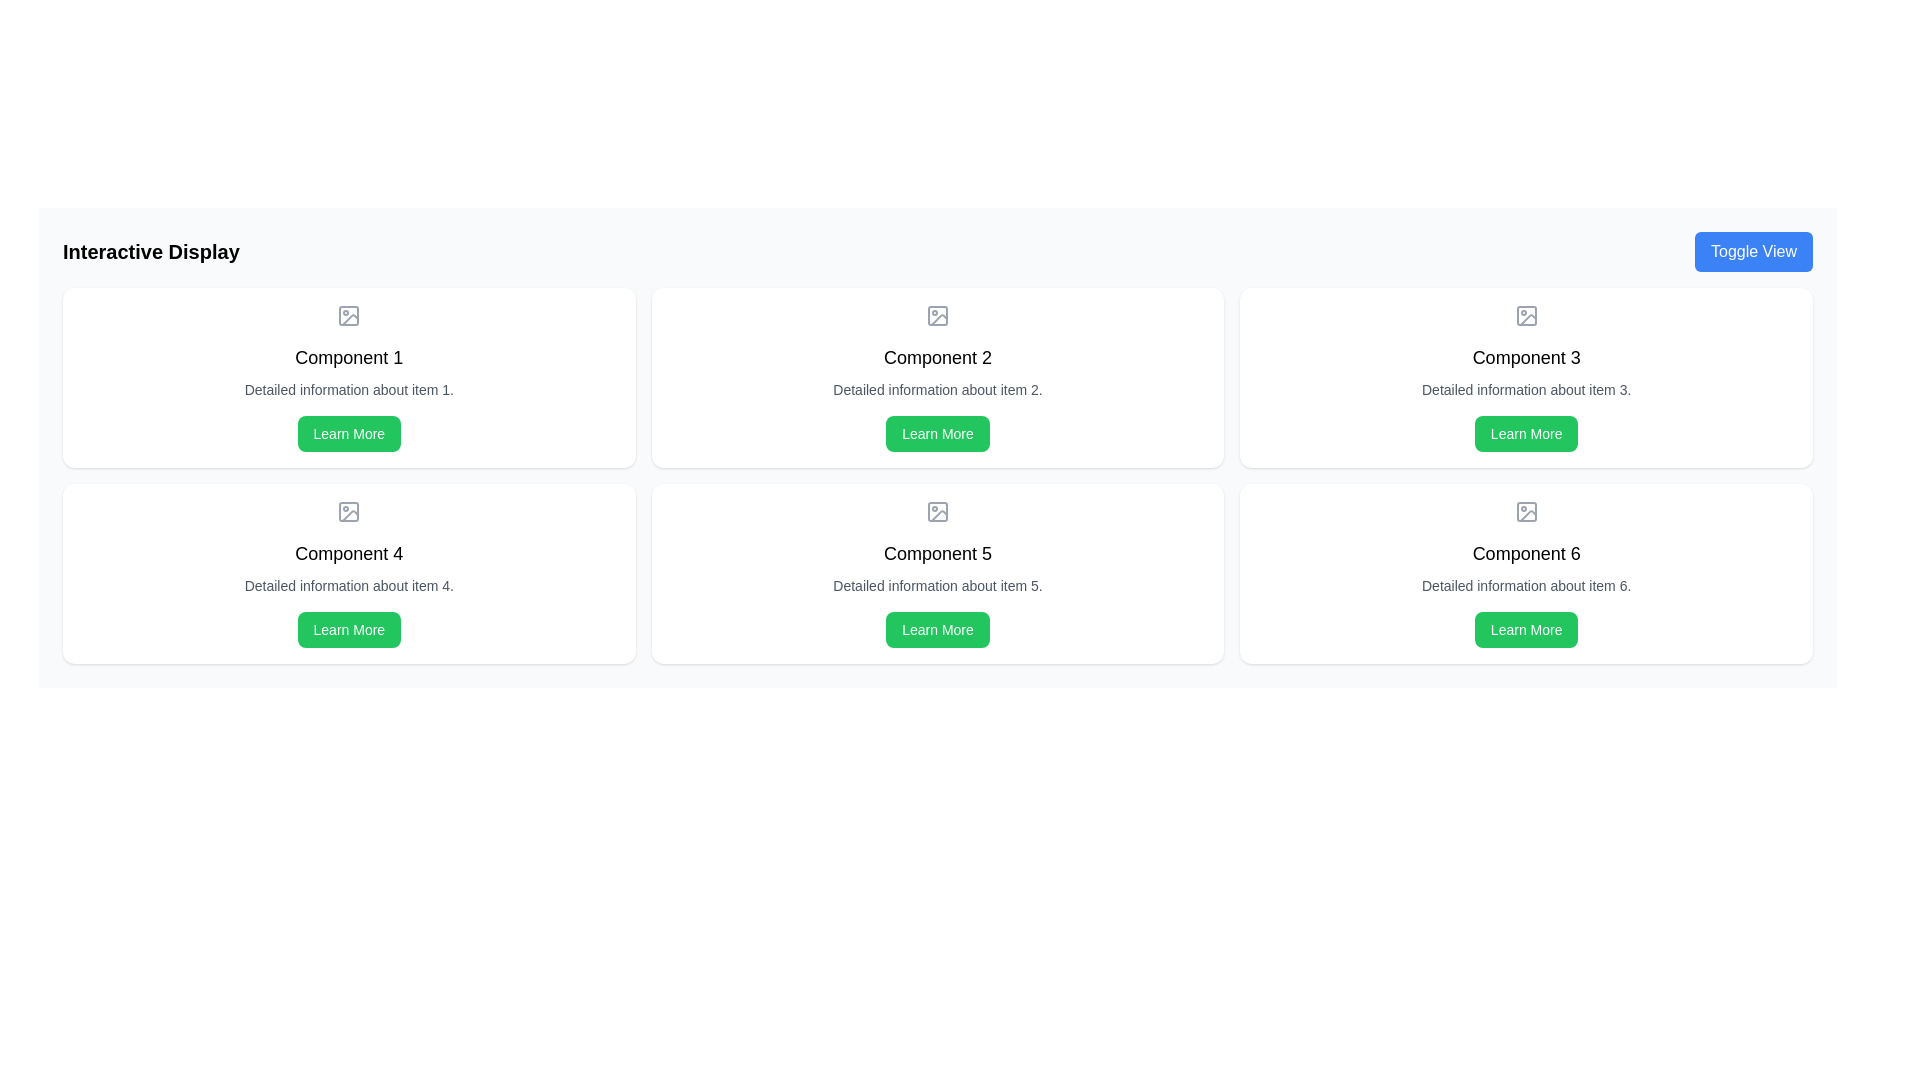  What do you see at coordinates (936, 628) in the screenshot?
I see `the button located at the bottom-center of the 'Component 5' card` at bounding box center [936, 628].